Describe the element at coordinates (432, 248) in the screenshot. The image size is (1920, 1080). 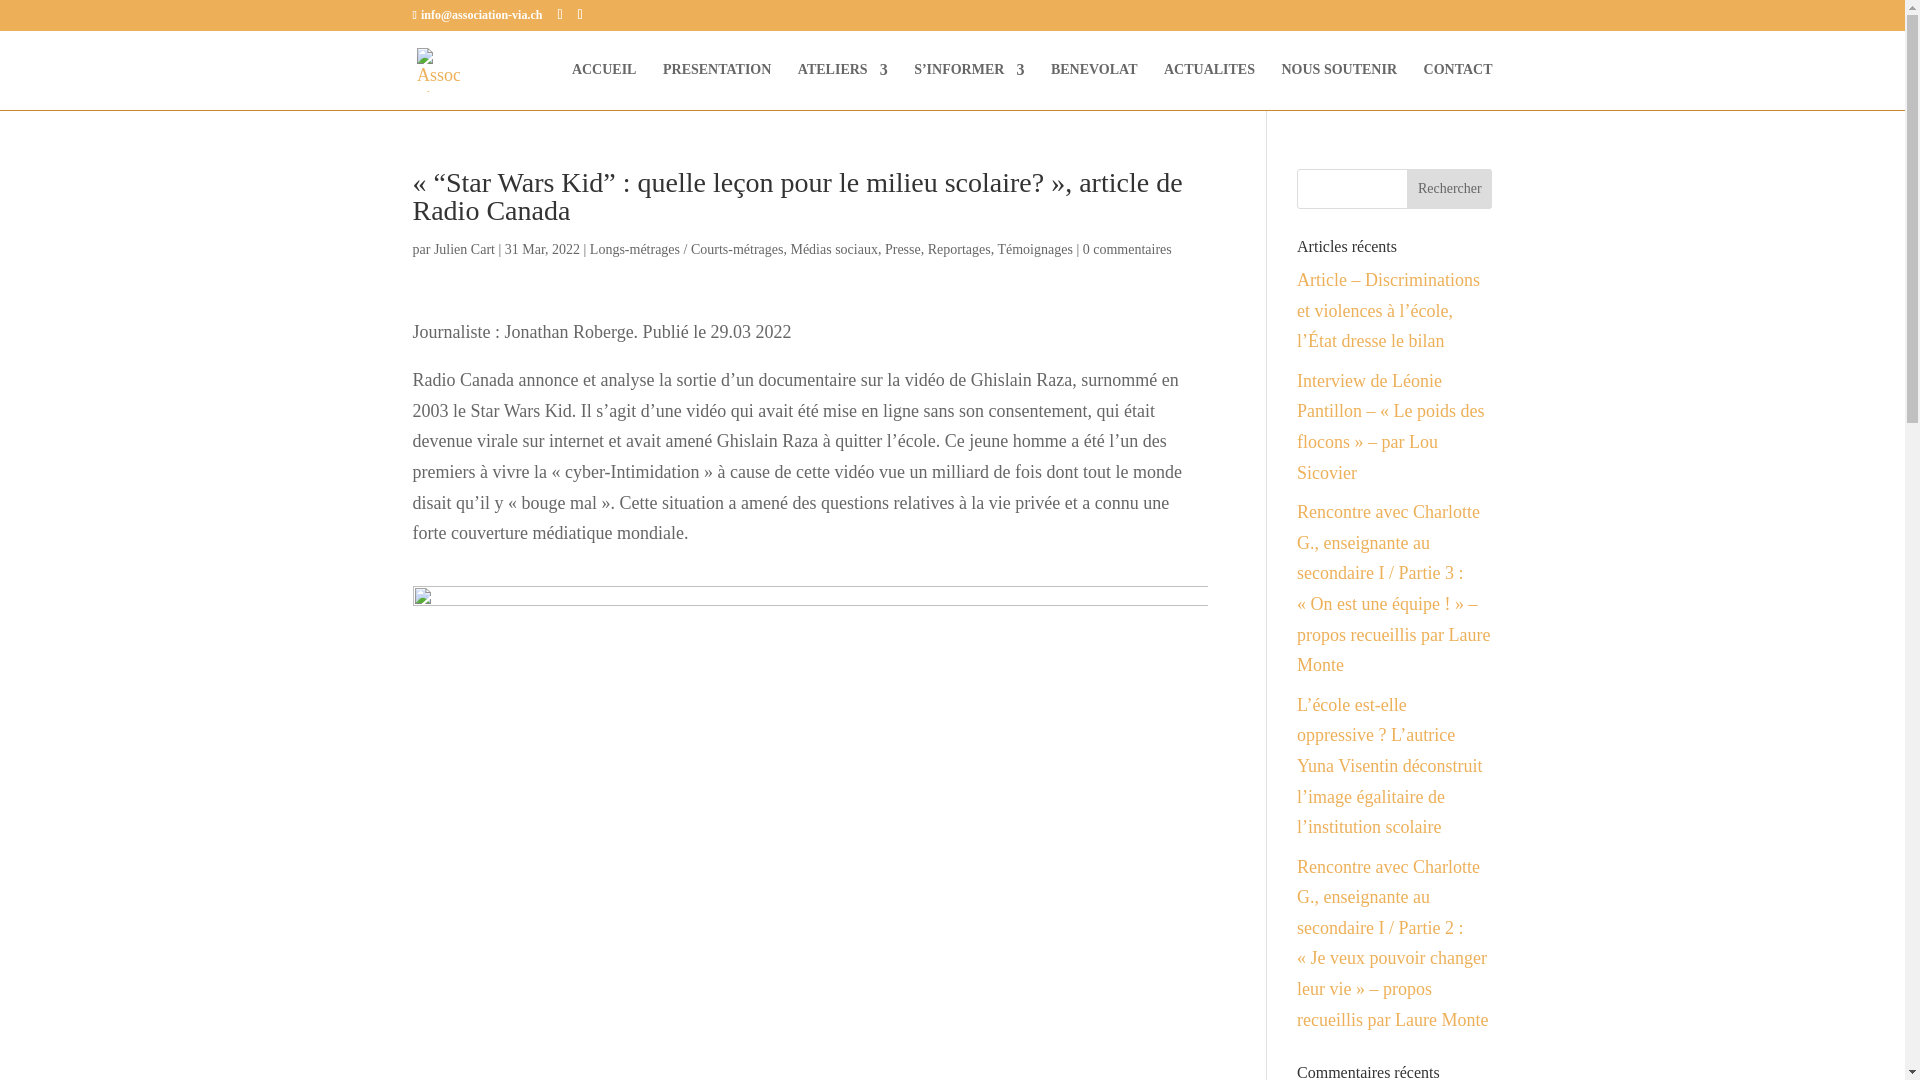
I see `'Julien Cart'` at that location.